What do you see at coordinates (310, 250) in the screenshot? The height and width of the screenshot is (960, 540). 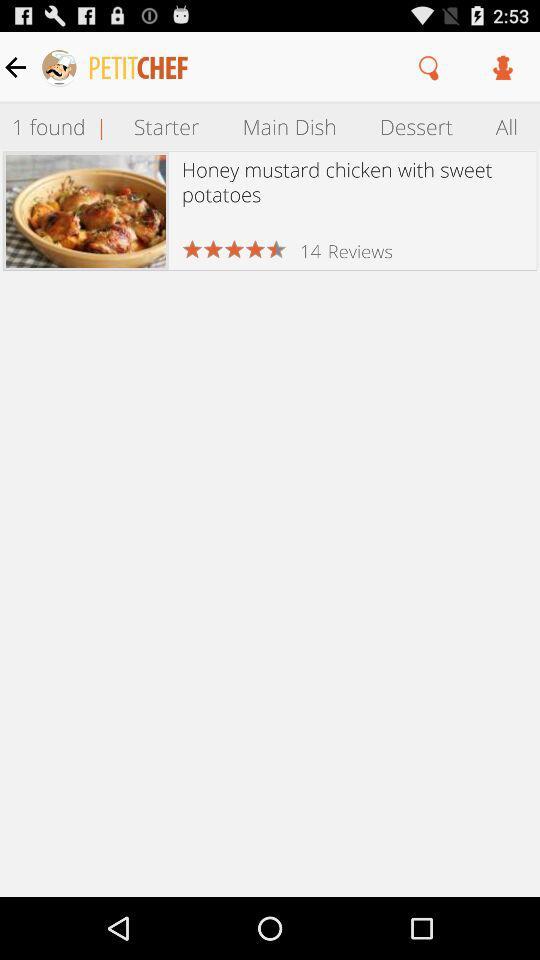 I see `14` at bounding box center [310, 250].